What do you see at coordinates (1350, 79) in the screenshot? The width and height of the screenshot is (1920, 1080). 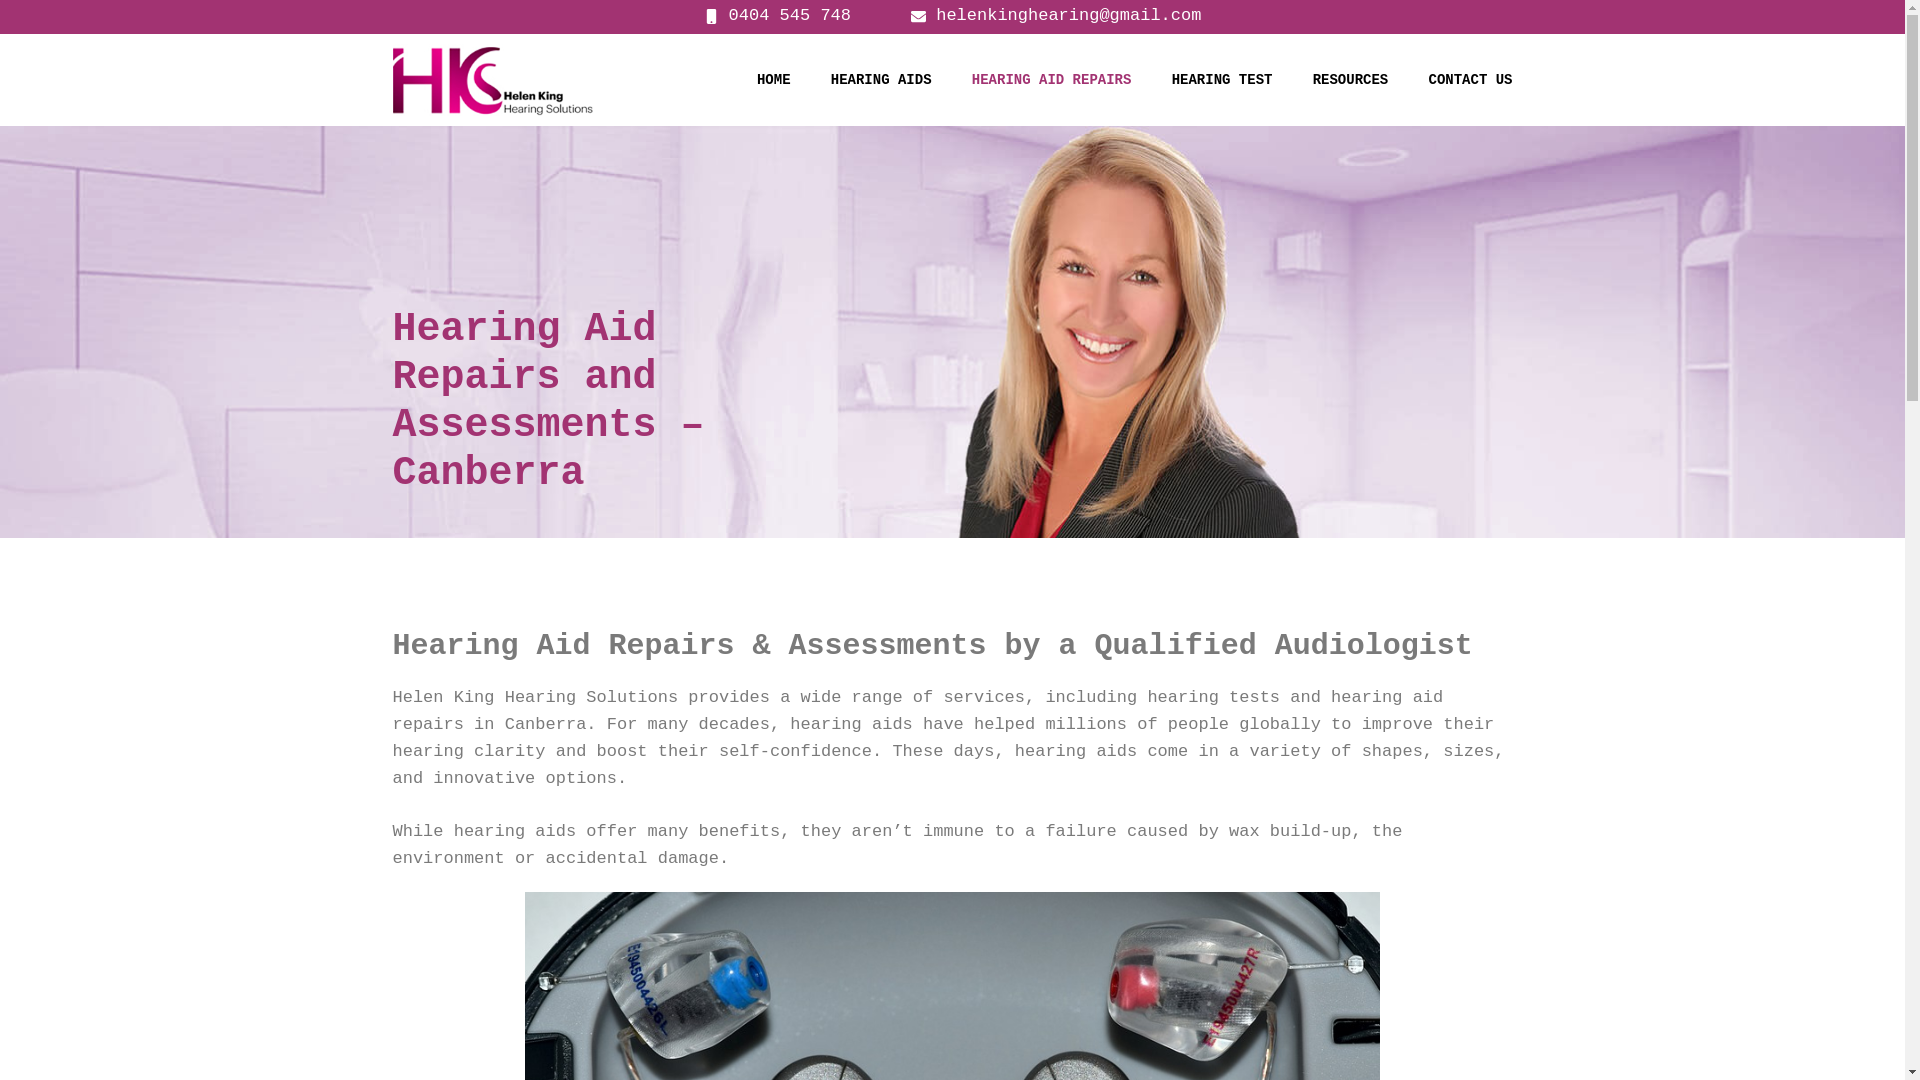 I see `'RESOURCES'` at bounding box center [1350, 79].